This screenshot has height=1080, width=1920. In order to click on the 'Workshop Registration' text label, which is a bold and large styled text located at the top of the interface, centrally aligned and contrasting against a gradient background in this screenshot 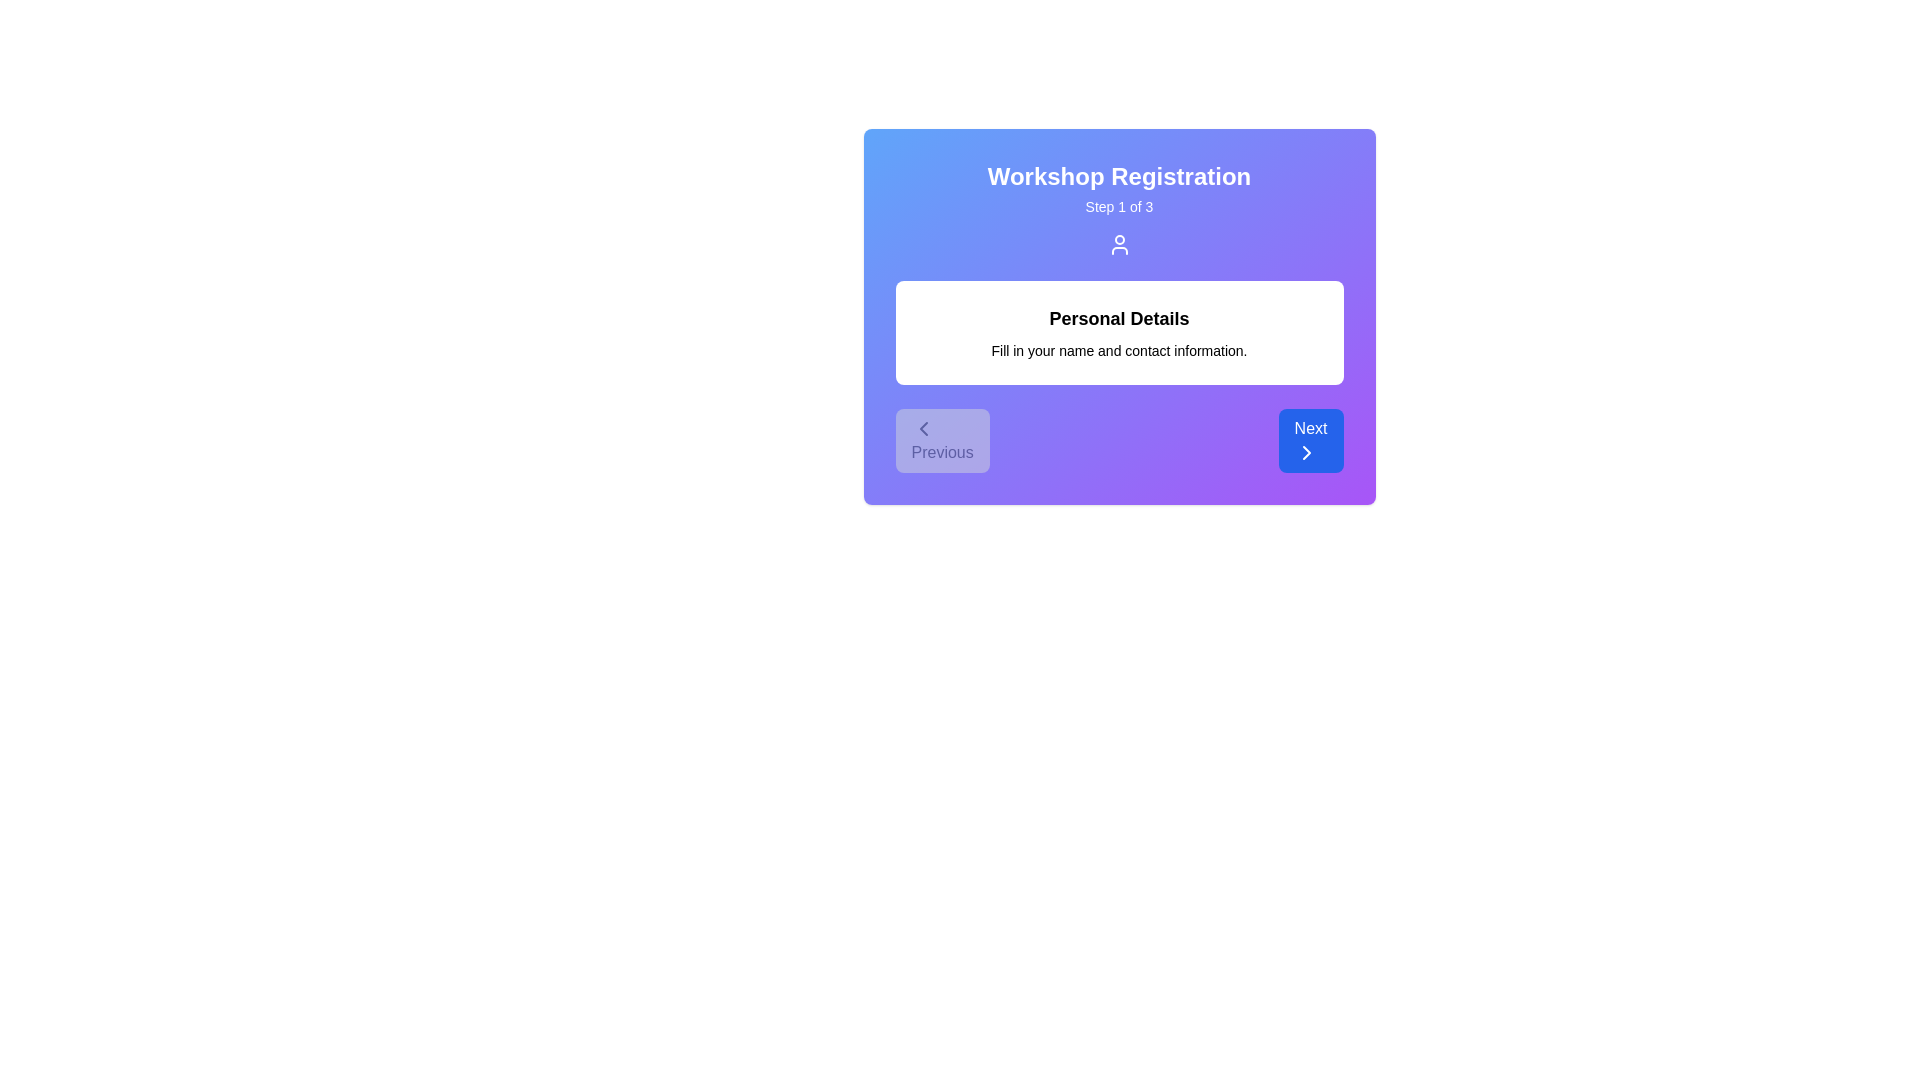, I will do `click(1118, 176)`.